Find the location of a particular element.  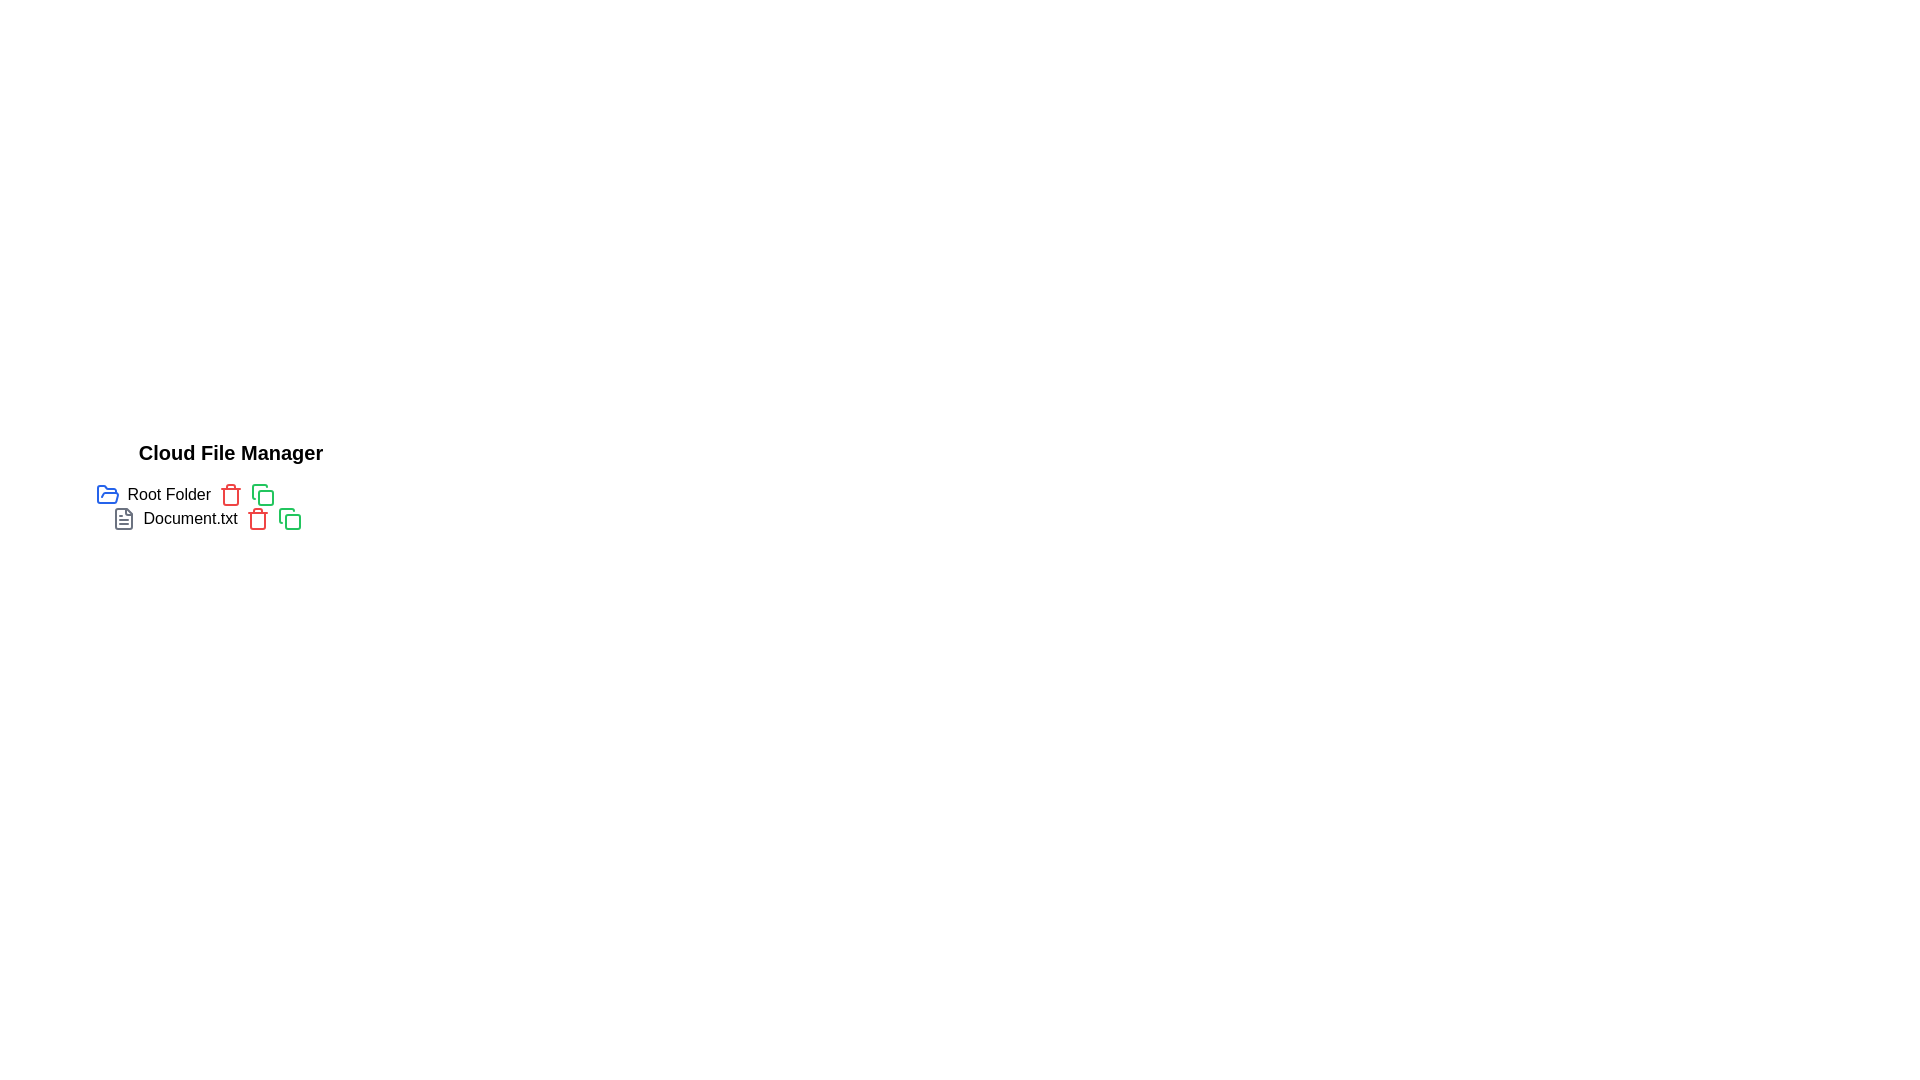

the icon that visually represents the 'Document.txt' file, located to the left of the text 'Document.txt' is located at coordinates (122, 518).